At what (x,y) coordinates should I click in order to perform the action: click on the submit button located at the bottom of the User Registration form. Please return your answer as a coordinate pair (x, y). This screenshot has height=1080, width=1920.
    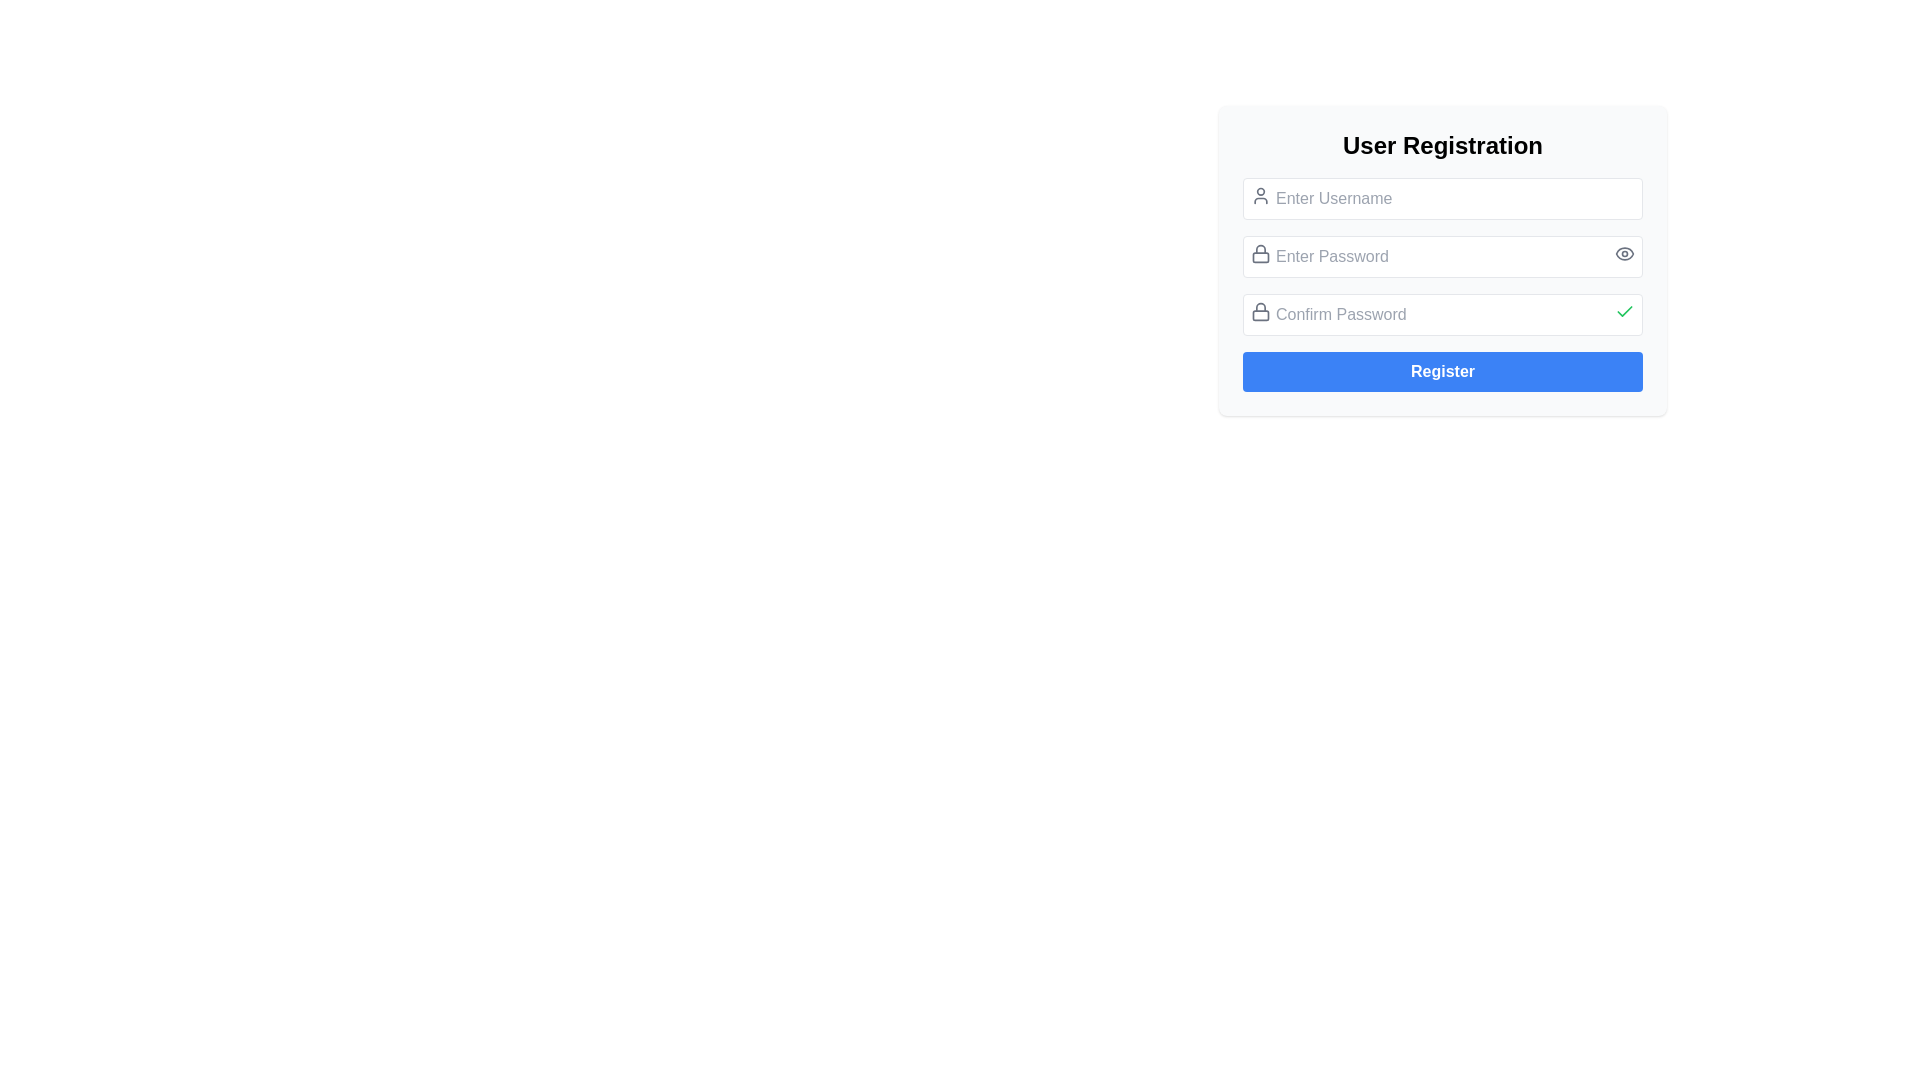
    Looking at the image, I should click on (1443, 371).